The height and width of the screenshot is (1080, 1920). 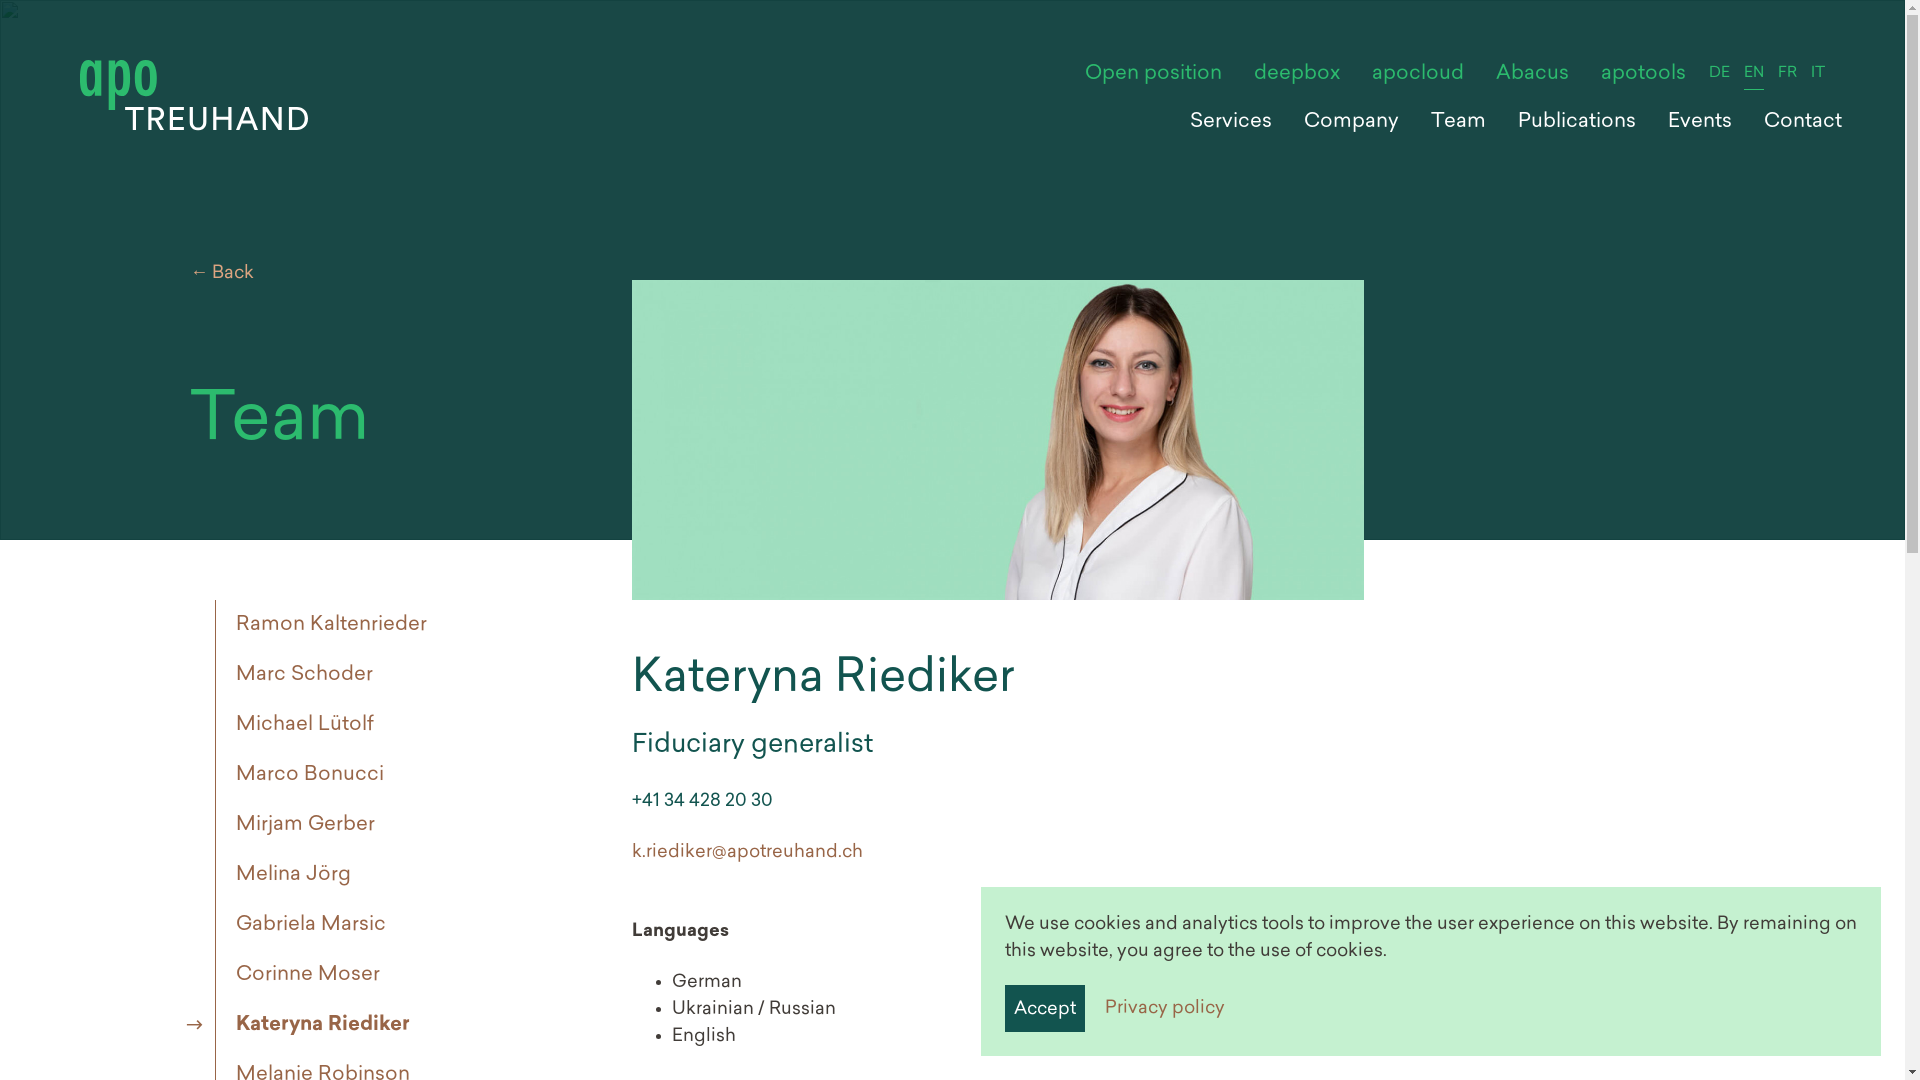 I want to click on 'Services', so click(x=1229, y=122).